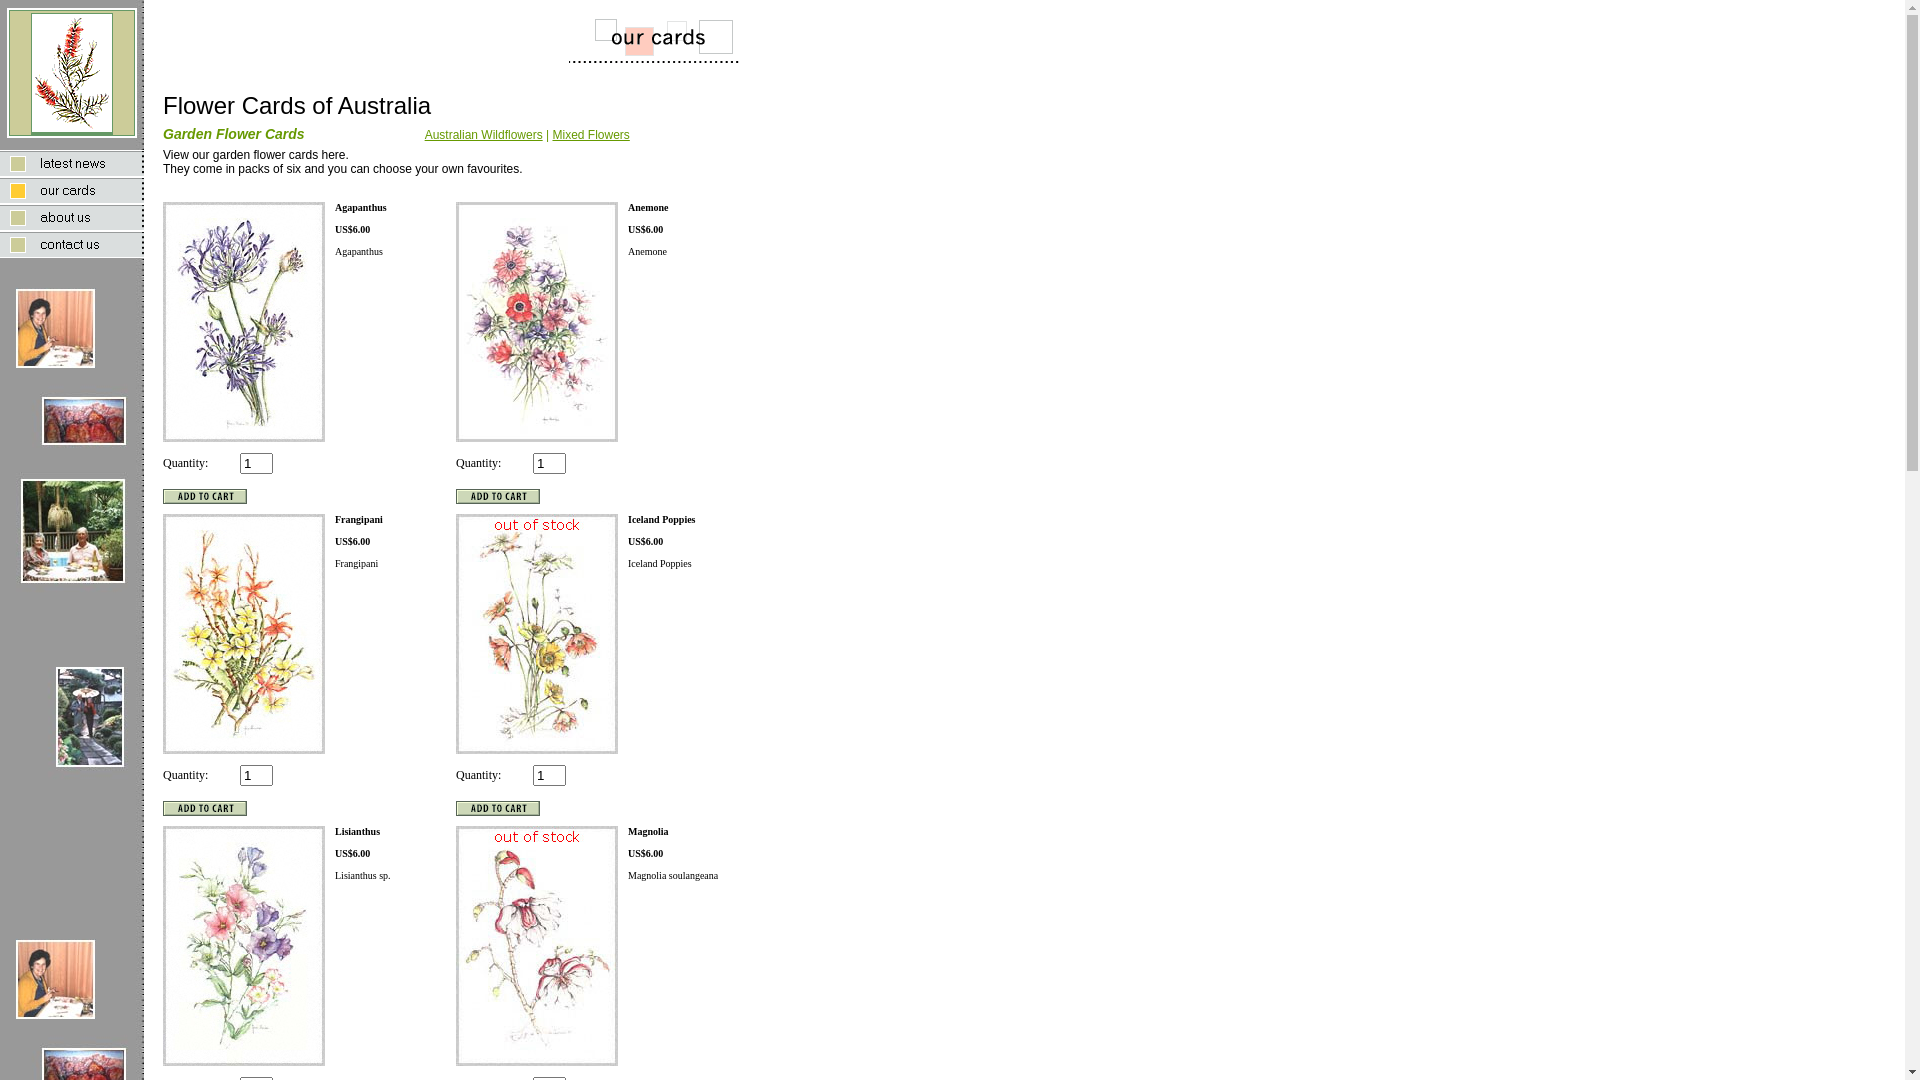 The width and height of the screenshot is (1920, 1080). Describe the element at coordinates (72, 190) in the screenshot. I see `'our cards'` at that location.